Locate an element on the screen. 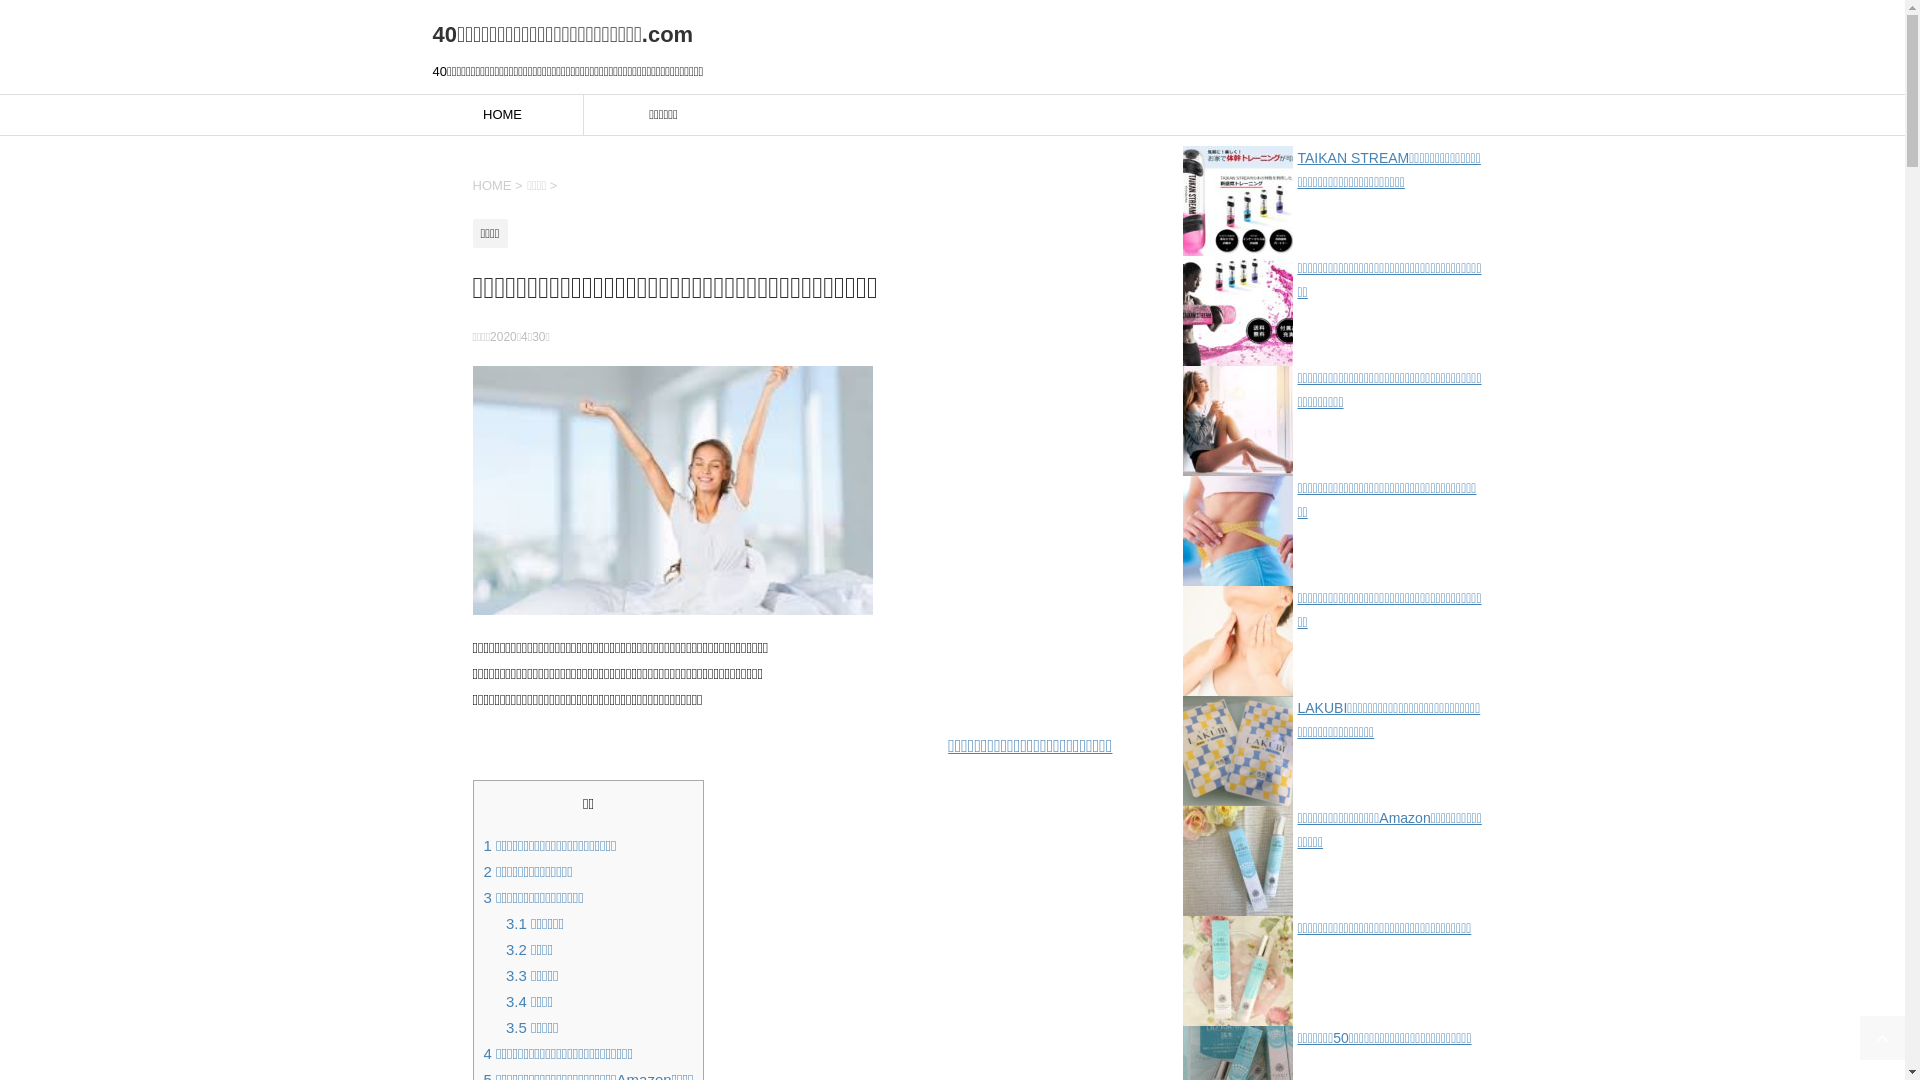  'HOME' is located at coordinates (470, 185).